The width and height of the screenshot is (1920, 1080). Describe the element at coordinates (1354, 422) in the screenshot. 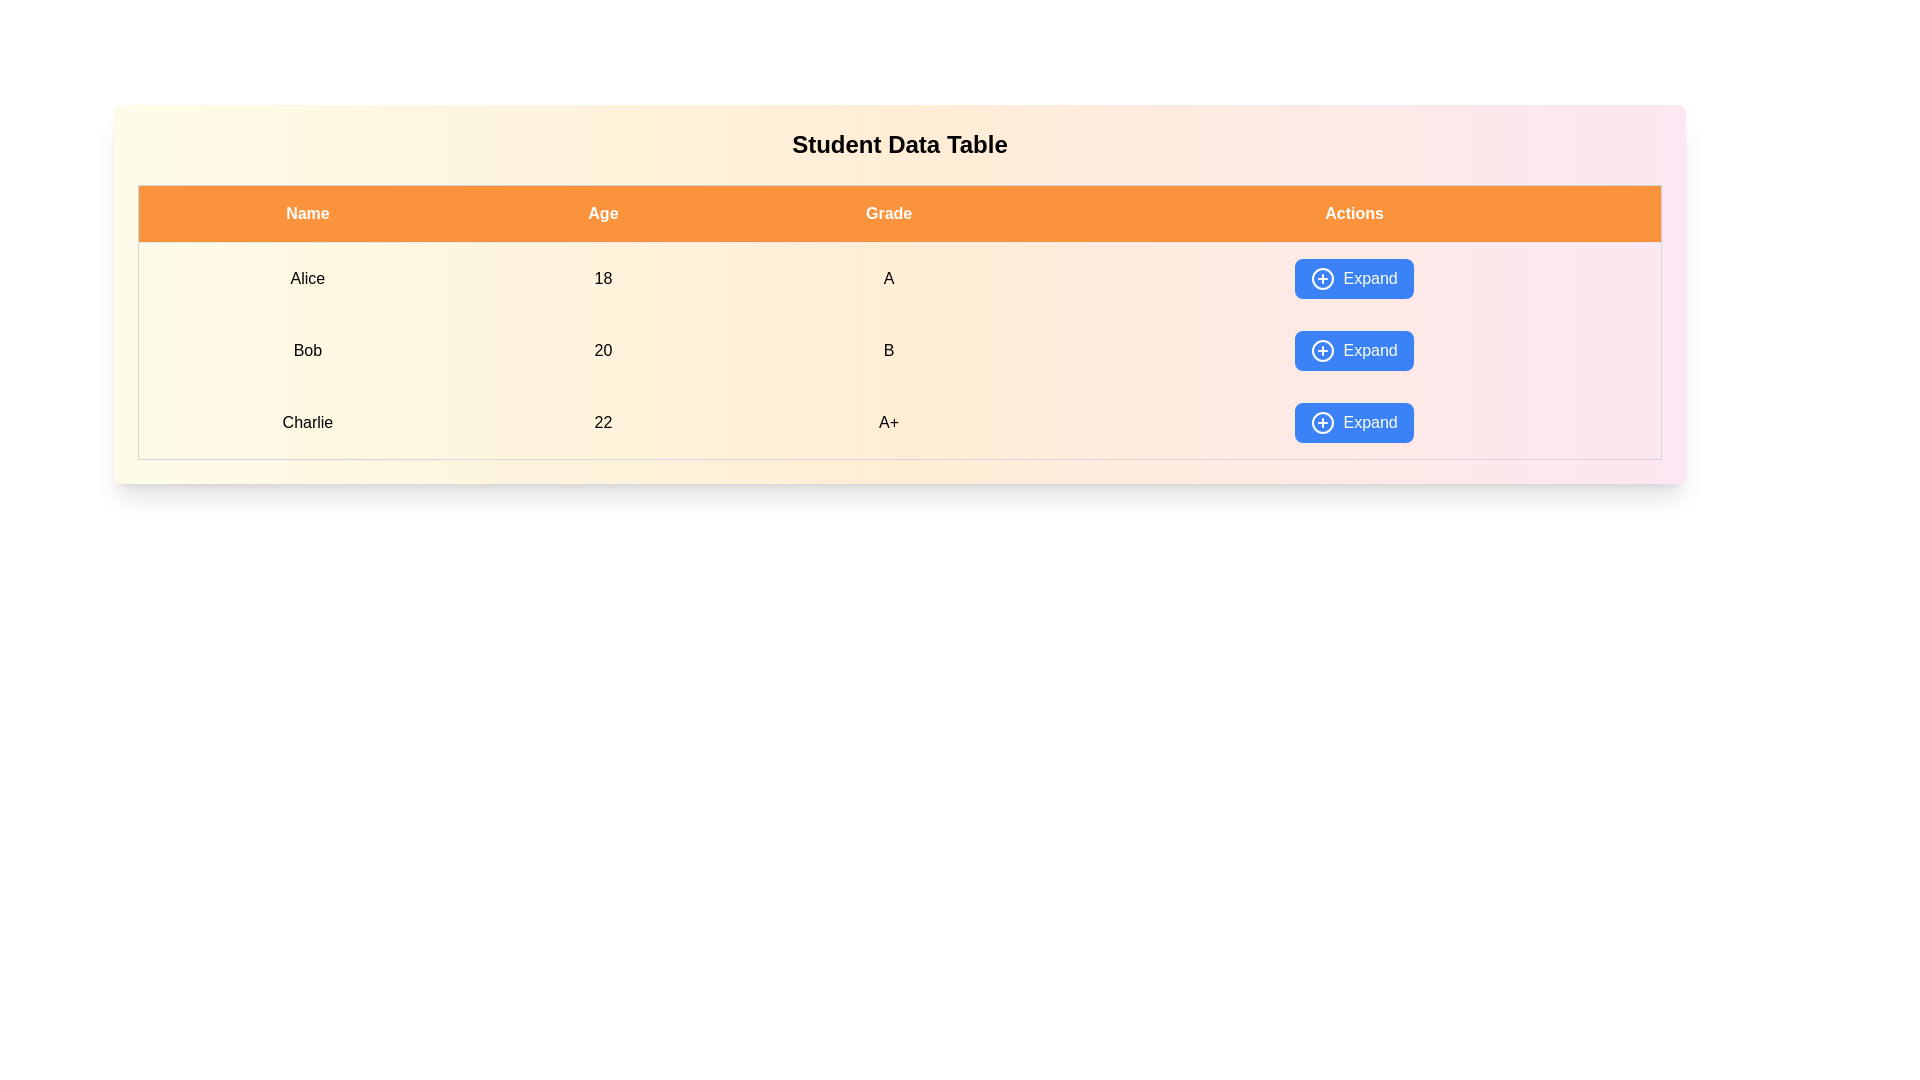

I see `the button located in the bottom row of the 'Actions' column in the table, aligned with the last entry 'Charlie'` at that location.